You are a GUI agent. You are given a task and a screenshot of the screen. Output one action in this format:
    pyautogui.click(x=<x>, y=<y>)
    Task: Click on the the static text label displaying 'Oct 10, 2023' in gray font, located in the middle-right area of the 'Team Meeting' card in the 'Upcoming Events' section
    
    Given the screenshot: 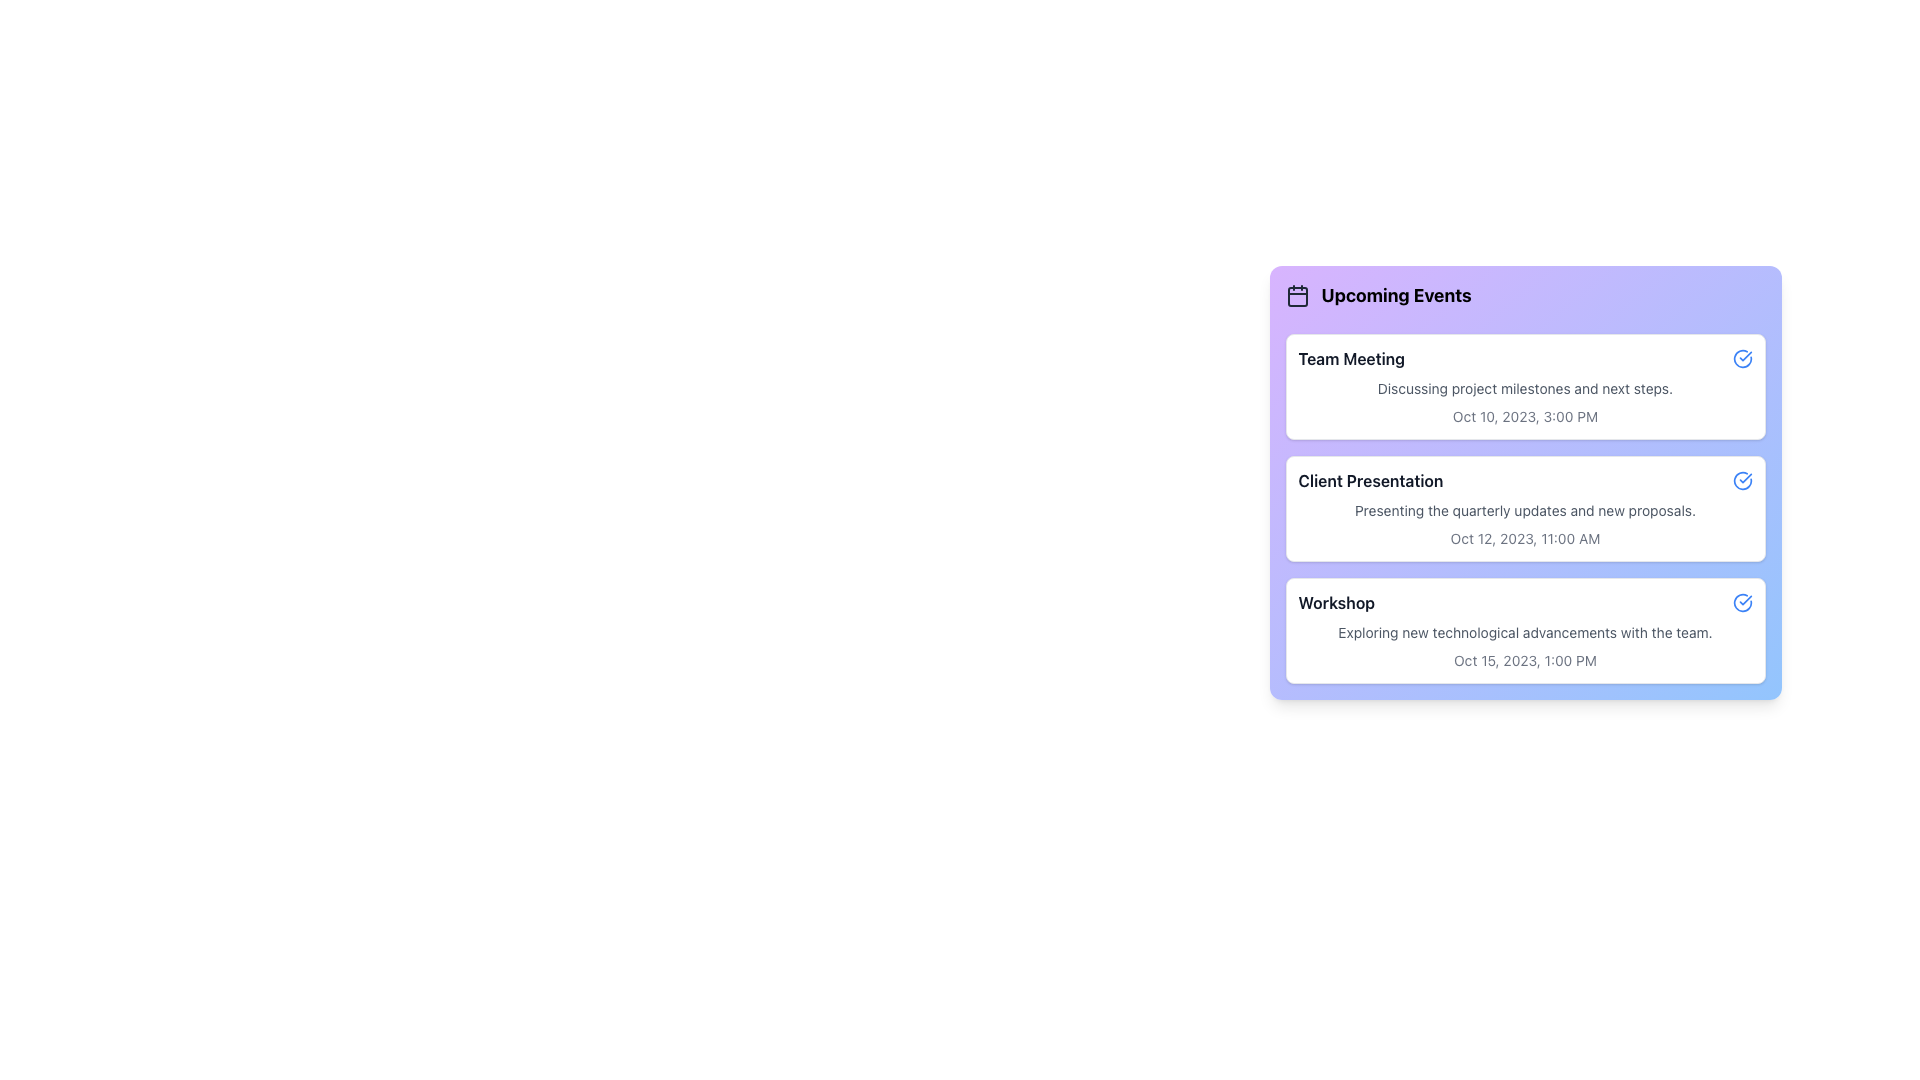 What is the action you would take?
    pyautogui.click(x=1494, y=415)
    